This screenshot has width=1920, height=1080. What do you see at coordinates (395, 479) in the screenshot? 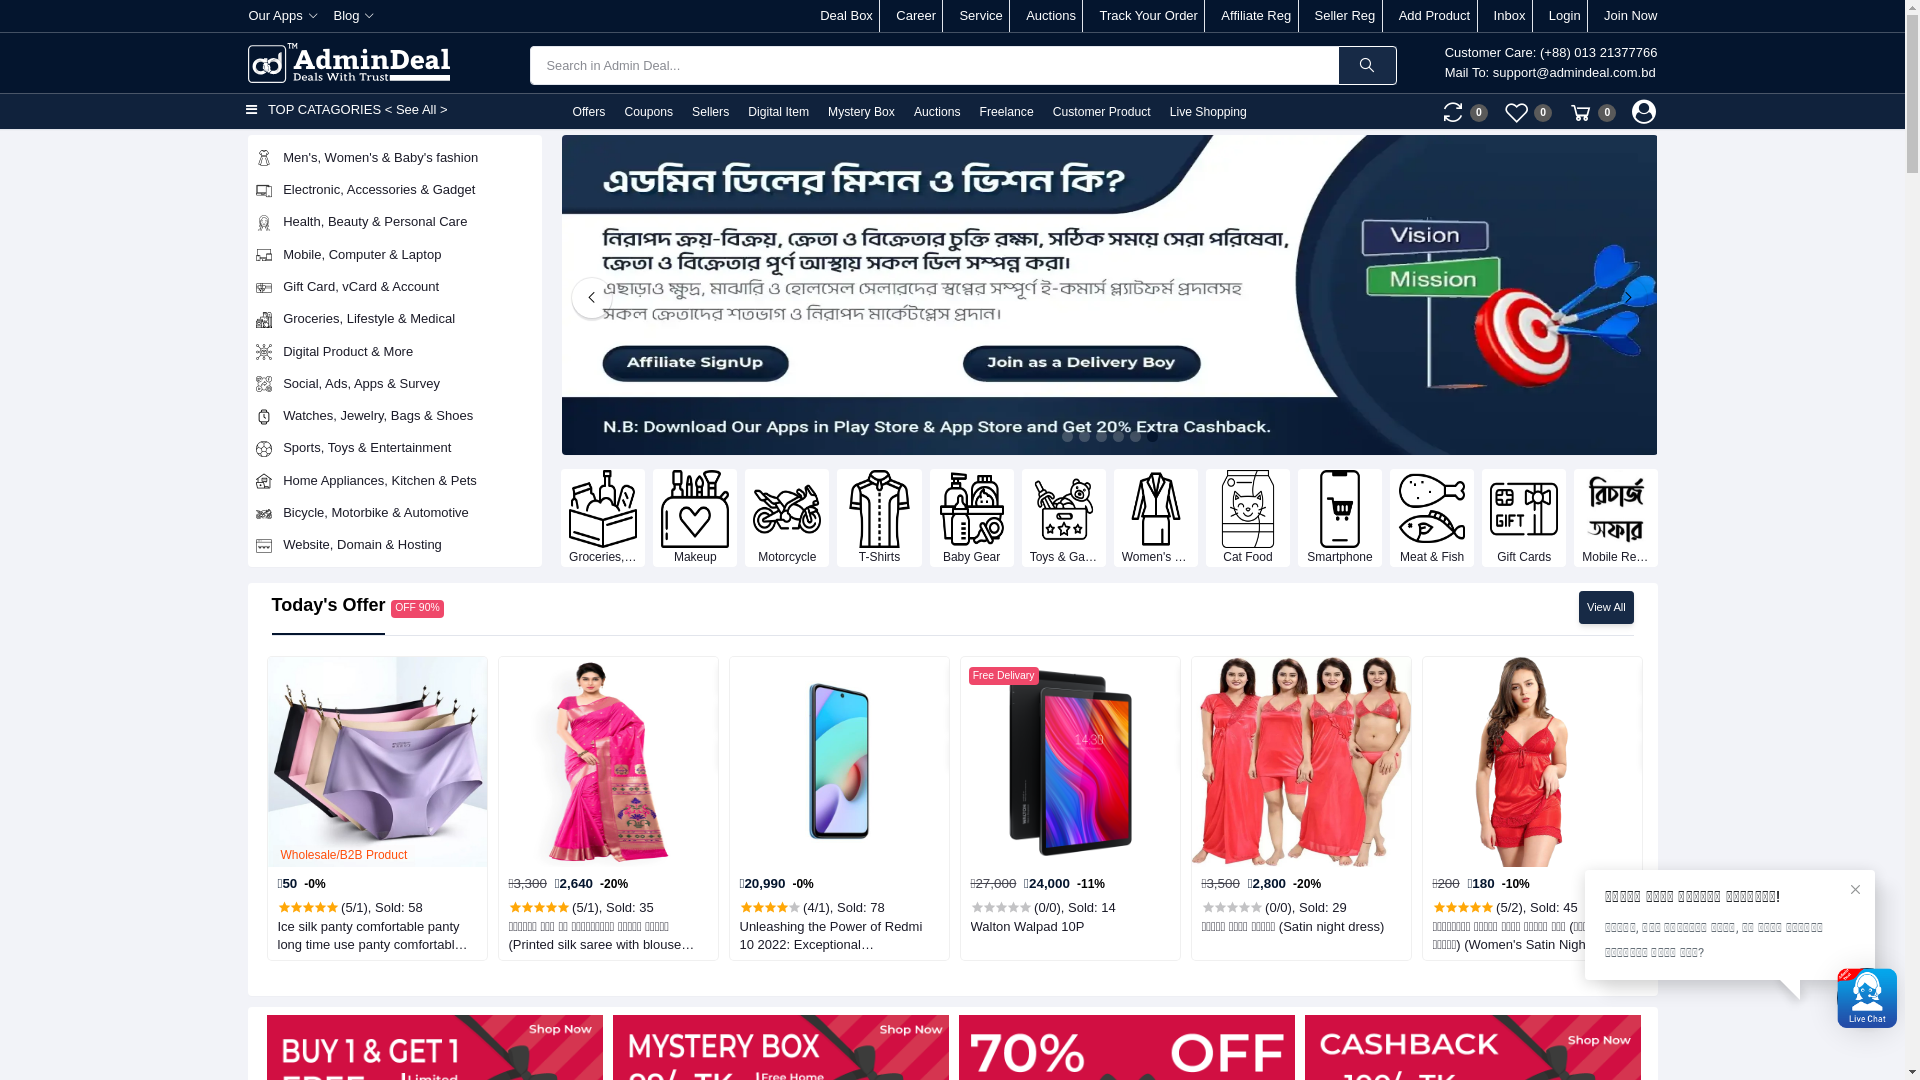
I see `'Home Appliances, Kitchen & Pets'` at bounding box center [395, 479].